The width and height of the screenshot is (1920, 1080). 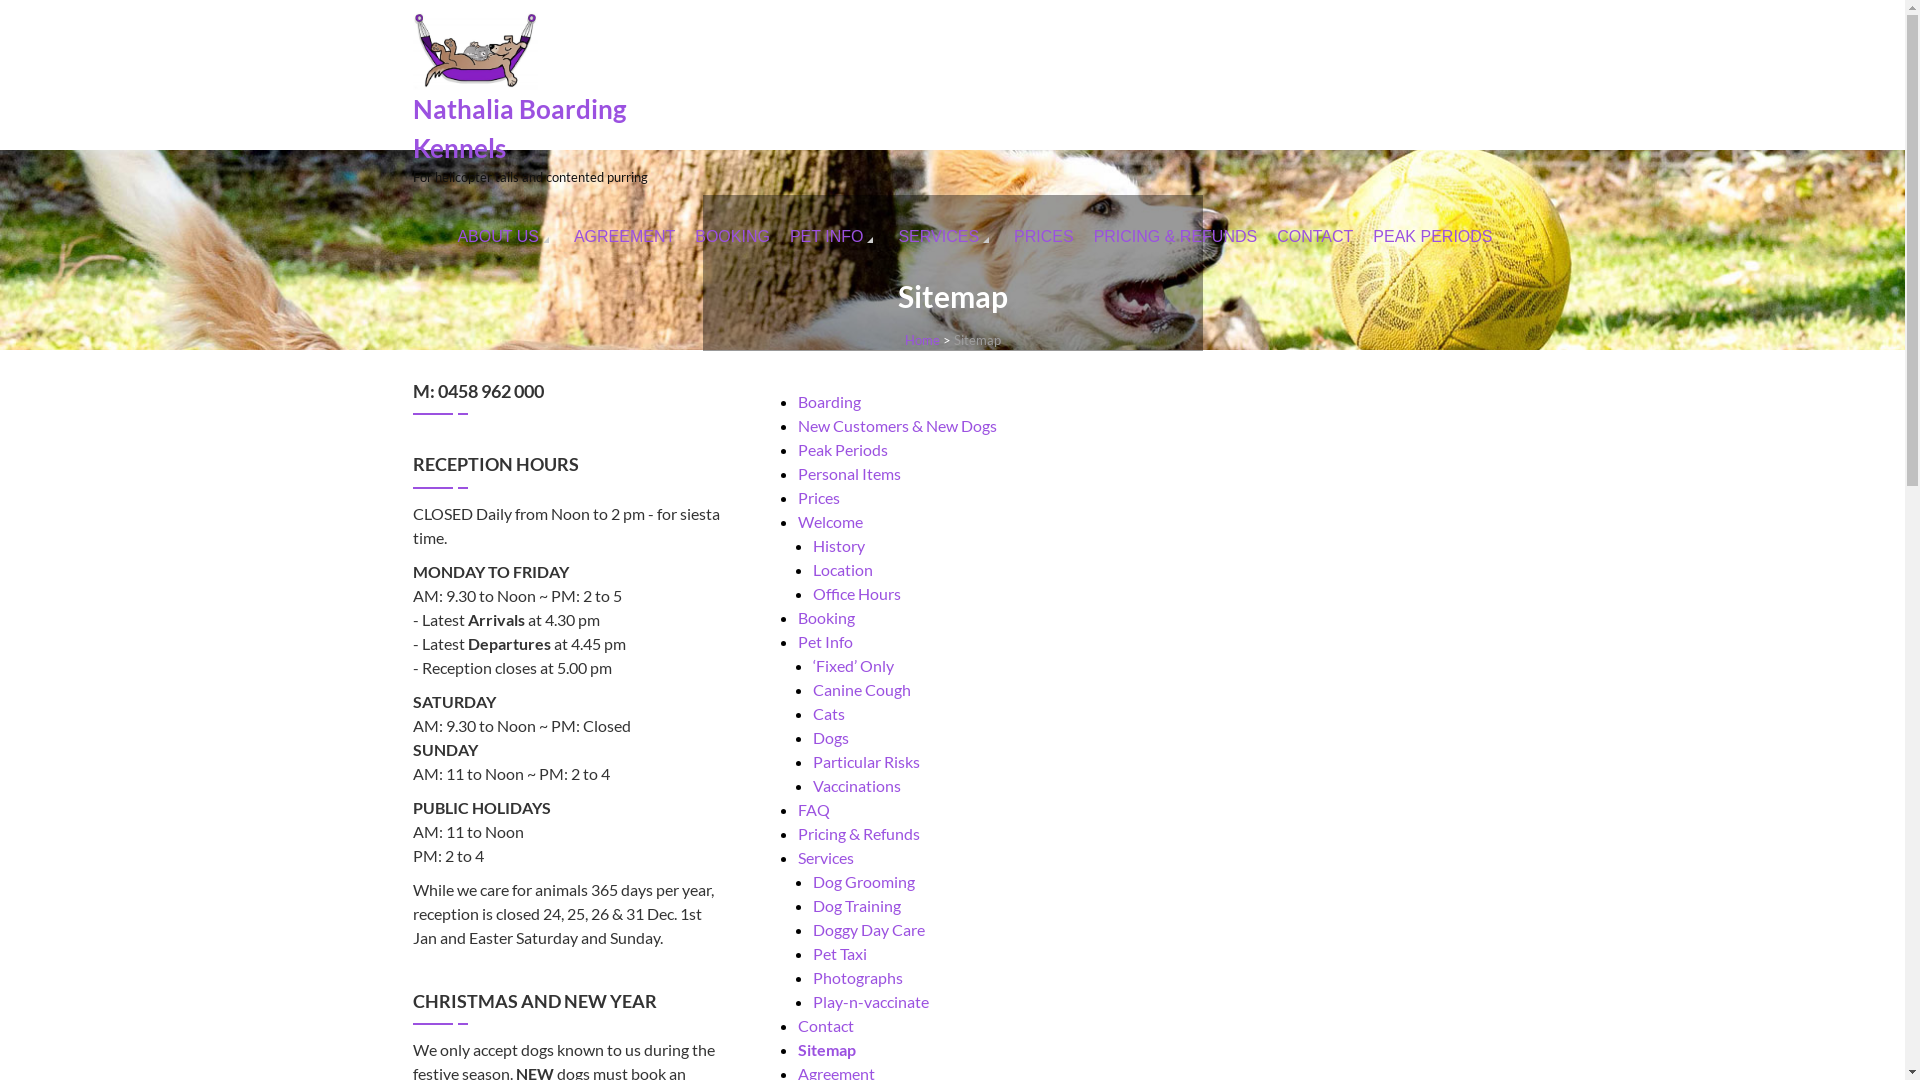 I want to click on 'Home', so click(x=920, y=338).